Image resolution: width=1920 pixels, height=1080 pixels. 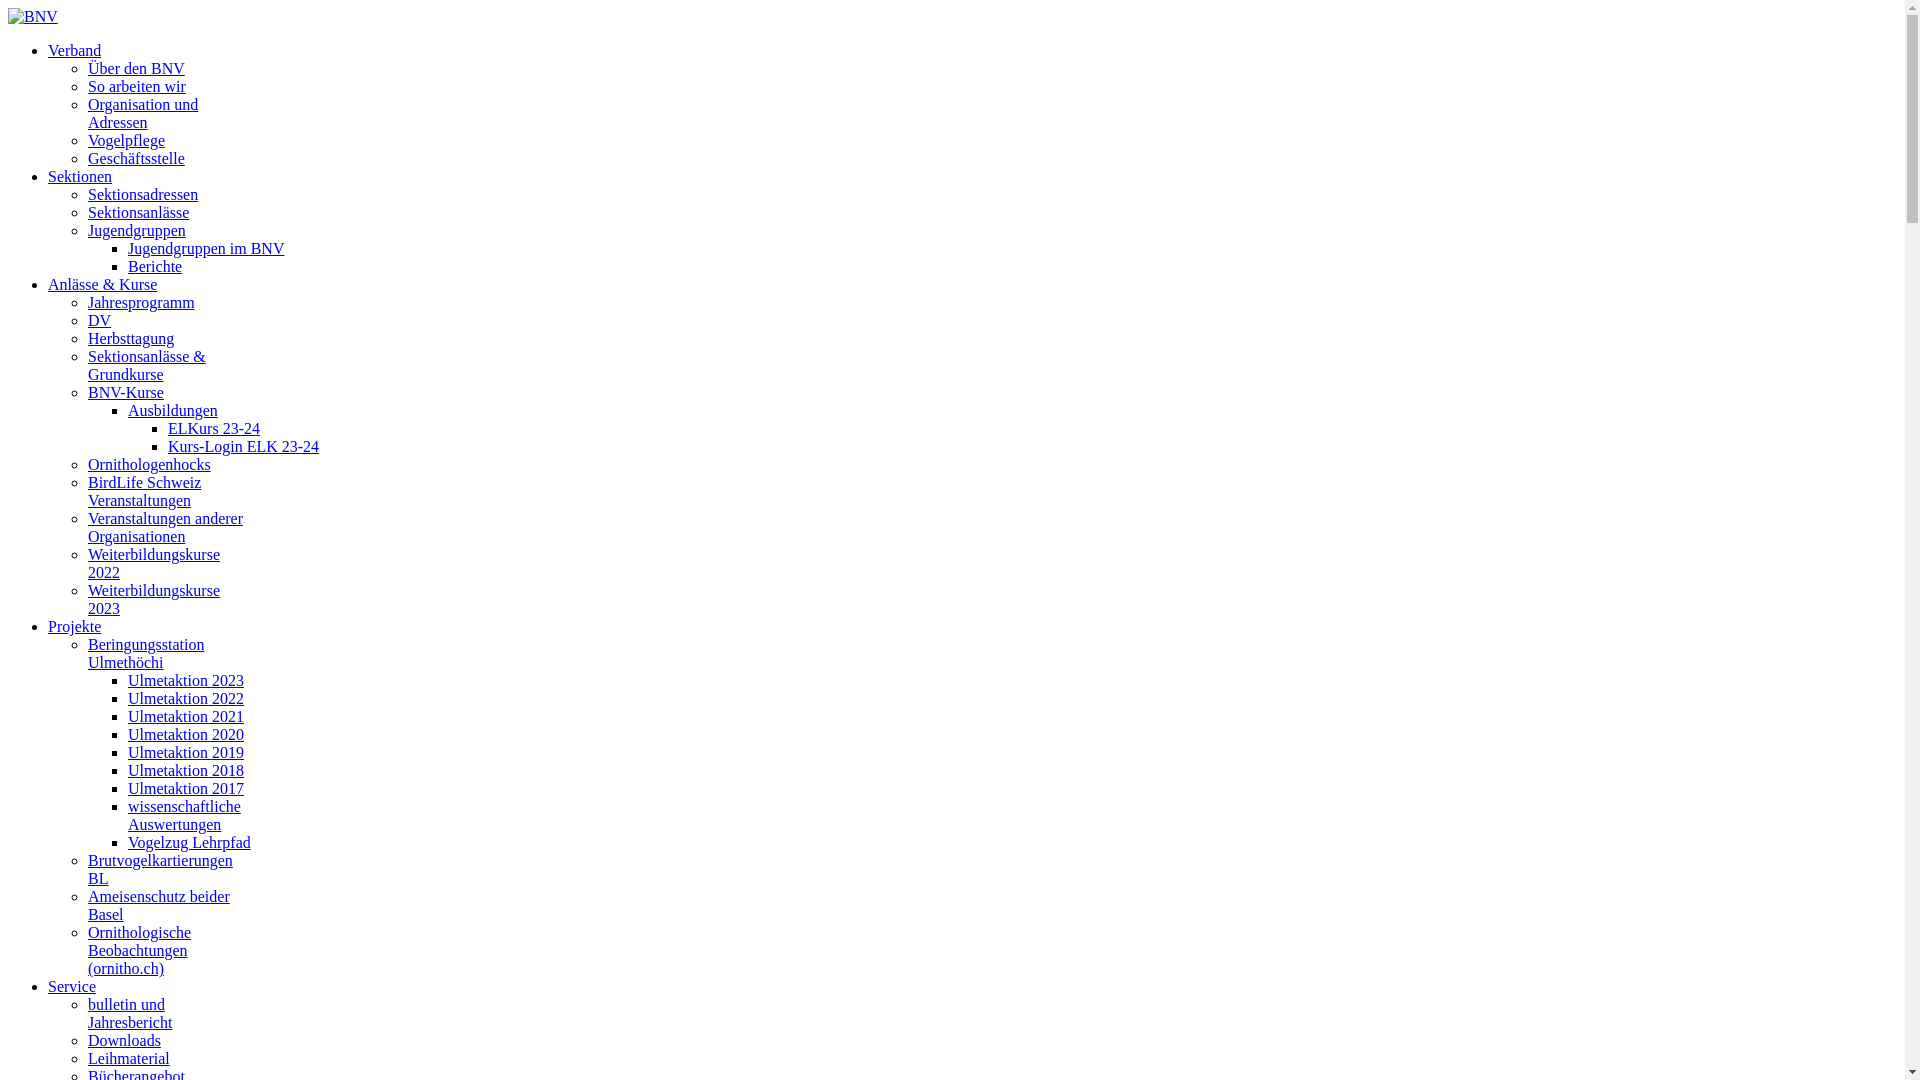 I want to click on 'Organisation und Adressen', so click(x=86, y=113).